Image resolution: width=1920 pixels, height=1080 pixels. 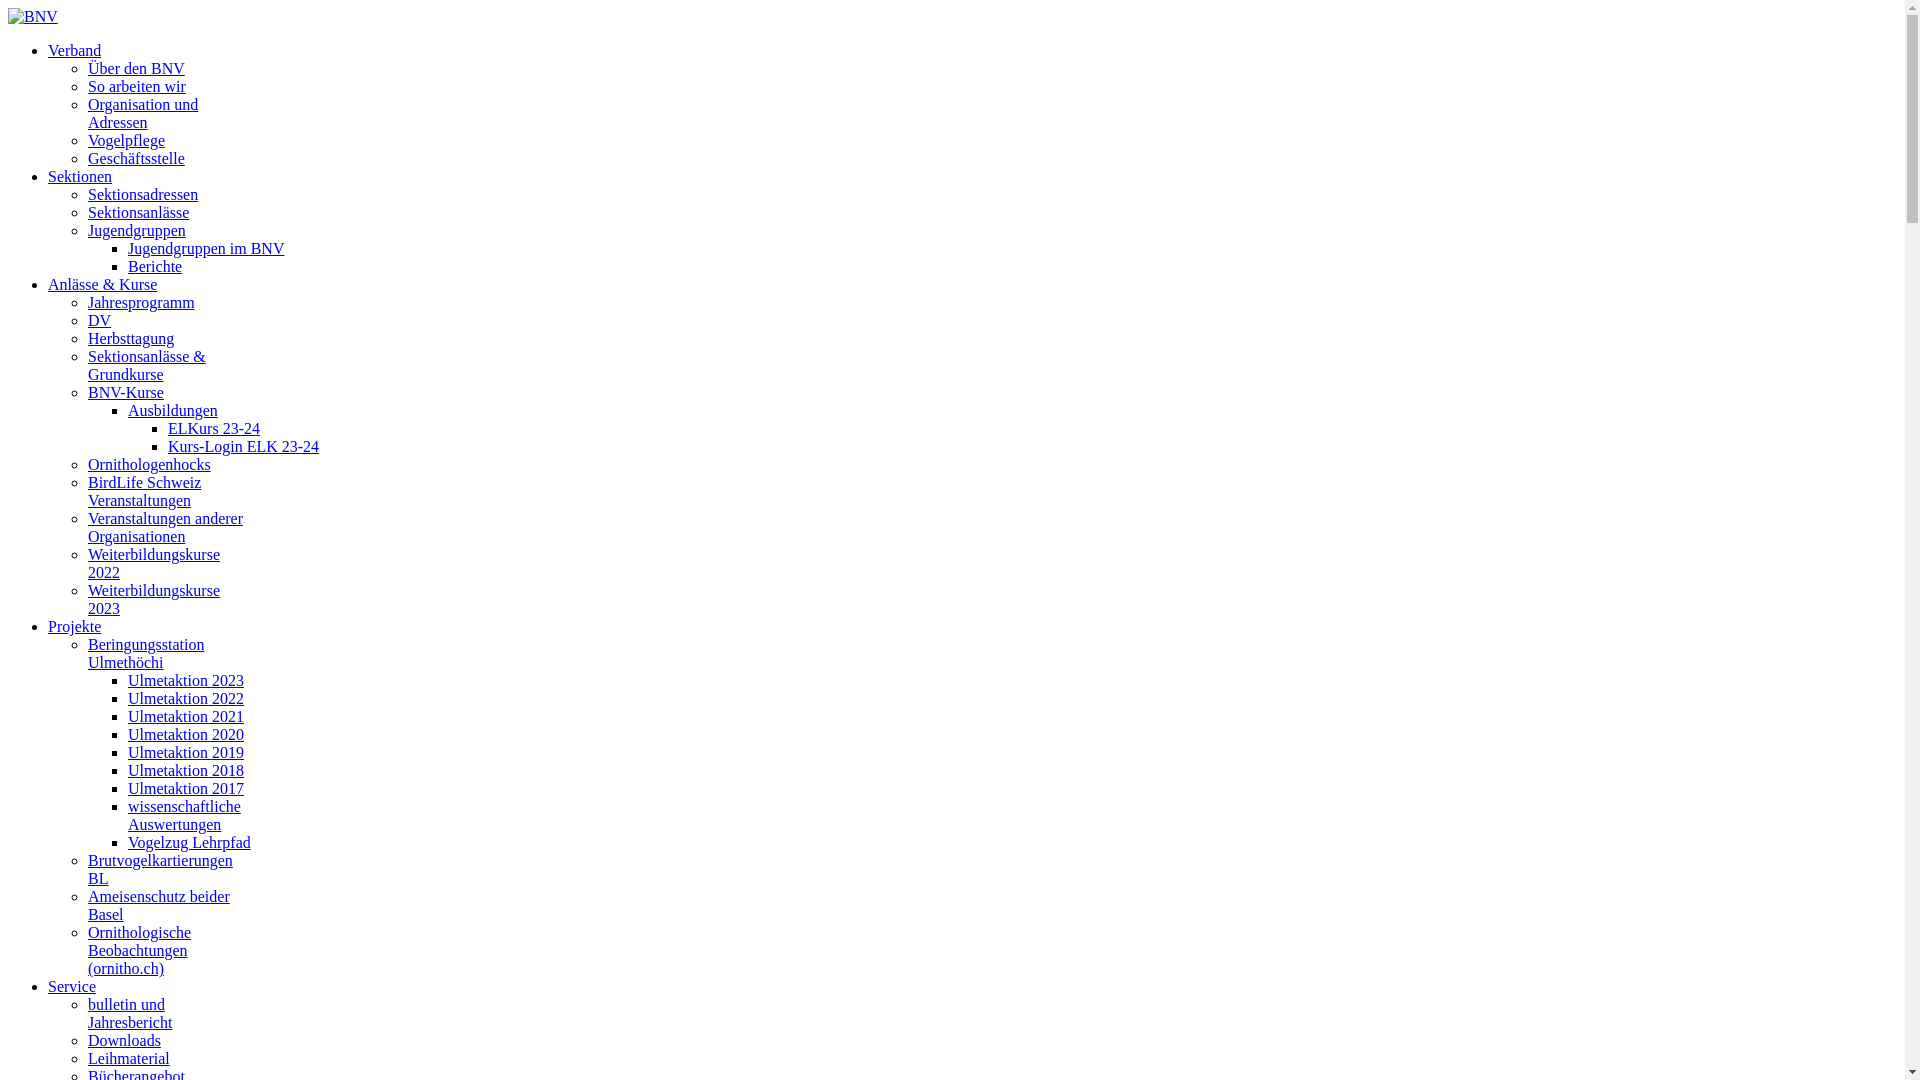 I want to click on 'Organisation und Adressen', so click(x=86, y=113).